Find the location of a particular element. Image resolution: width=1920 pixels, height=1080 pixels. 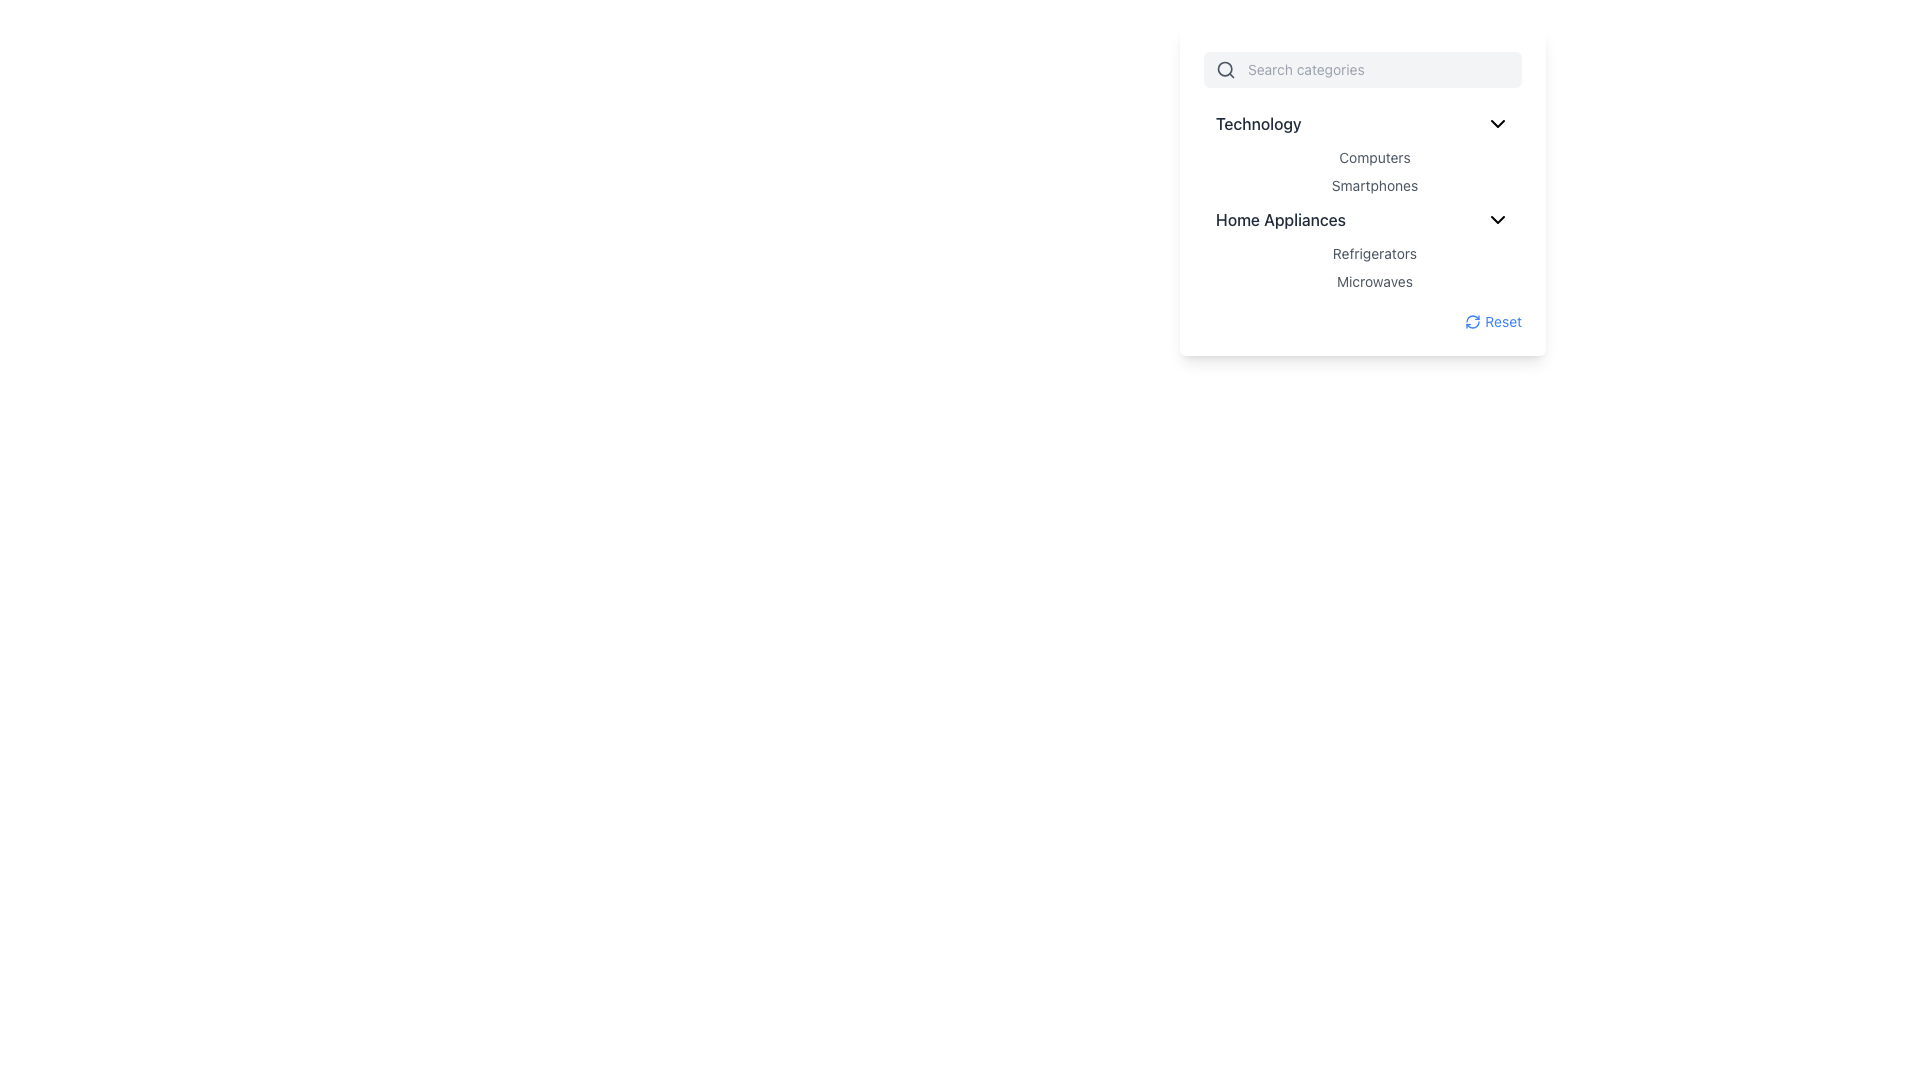

the SVG Circle element within the magnifying glass icon located at the top left corner of the search dropdown panel, adjacent to the 'Search categories' text input field is located at coordinates (1224, 68).